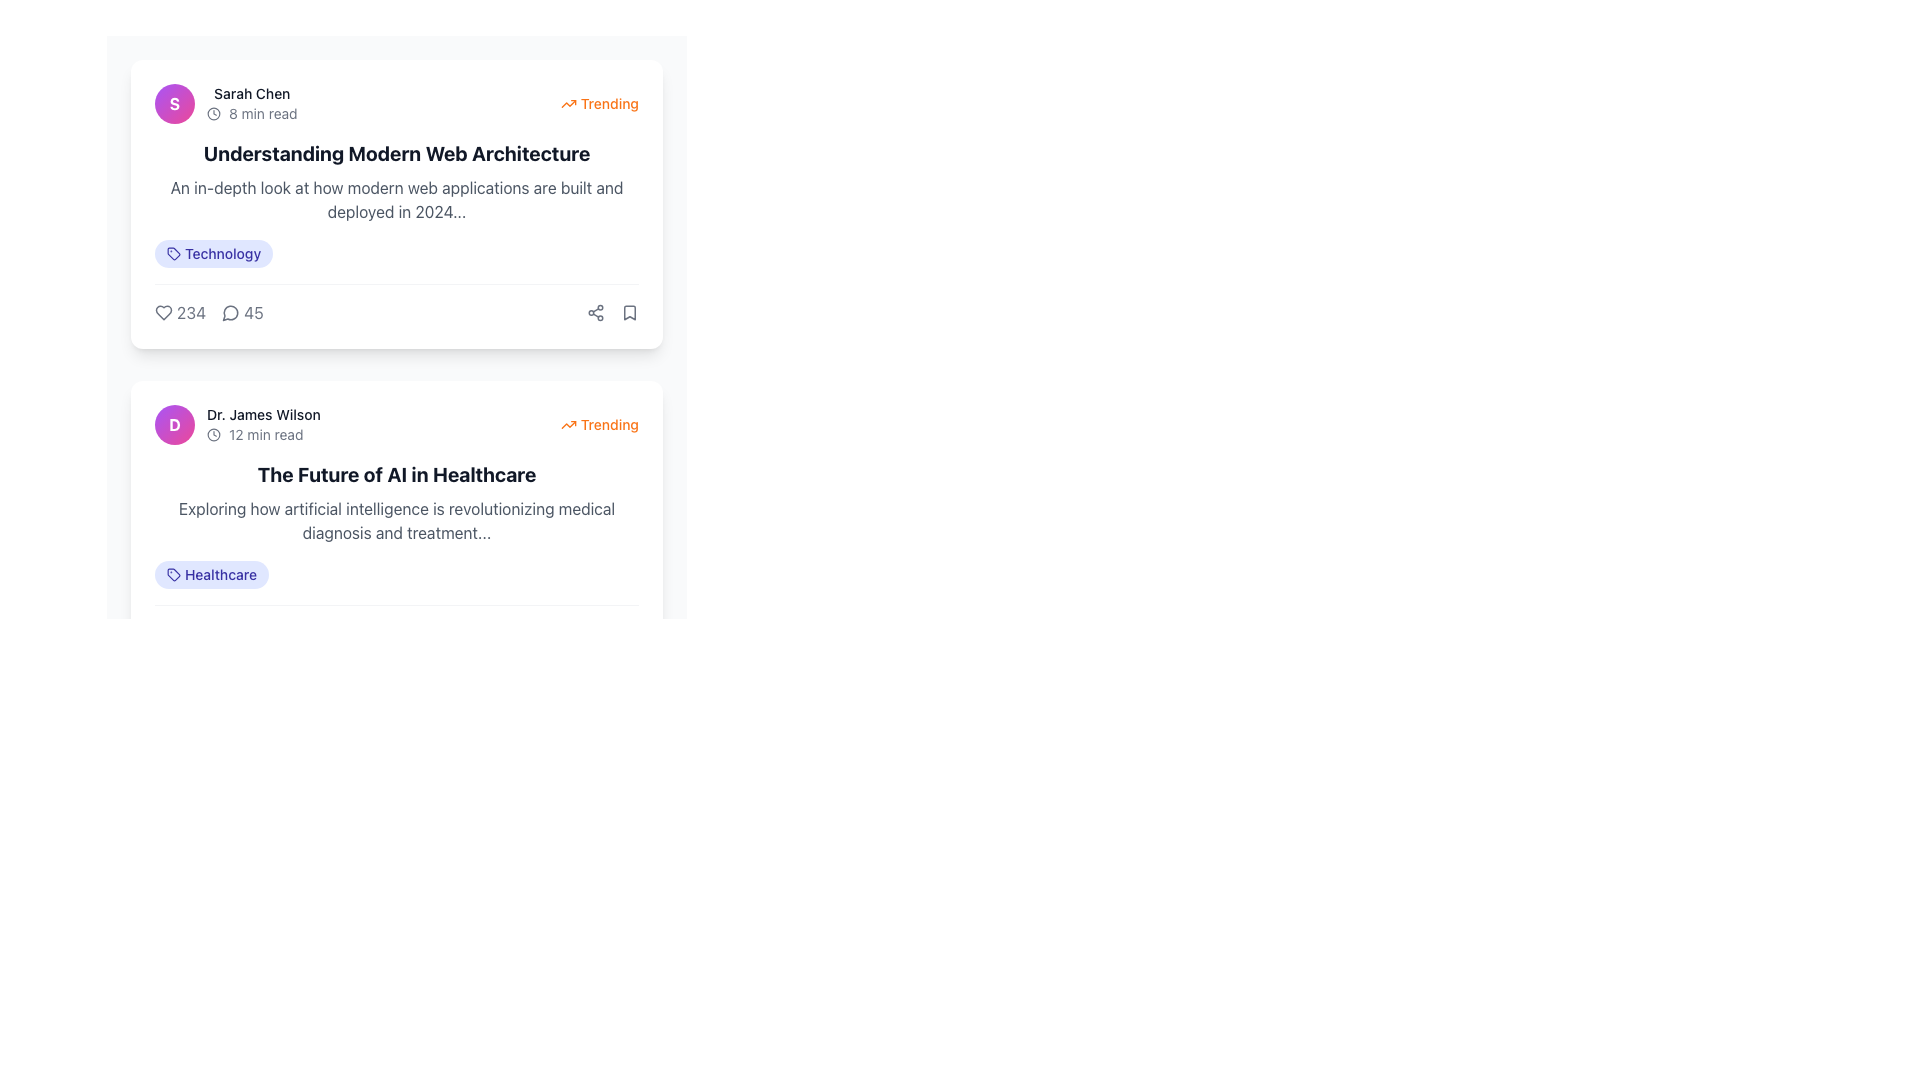 This screenshot has height=1080, width=1920. Describe the element at coordinates (252, 312) in the screenshot. I see `the static text element displaying the number of comments for the article 'Understanding Modern Web Architecture', located to the right of the speech bubble icon` at that location.